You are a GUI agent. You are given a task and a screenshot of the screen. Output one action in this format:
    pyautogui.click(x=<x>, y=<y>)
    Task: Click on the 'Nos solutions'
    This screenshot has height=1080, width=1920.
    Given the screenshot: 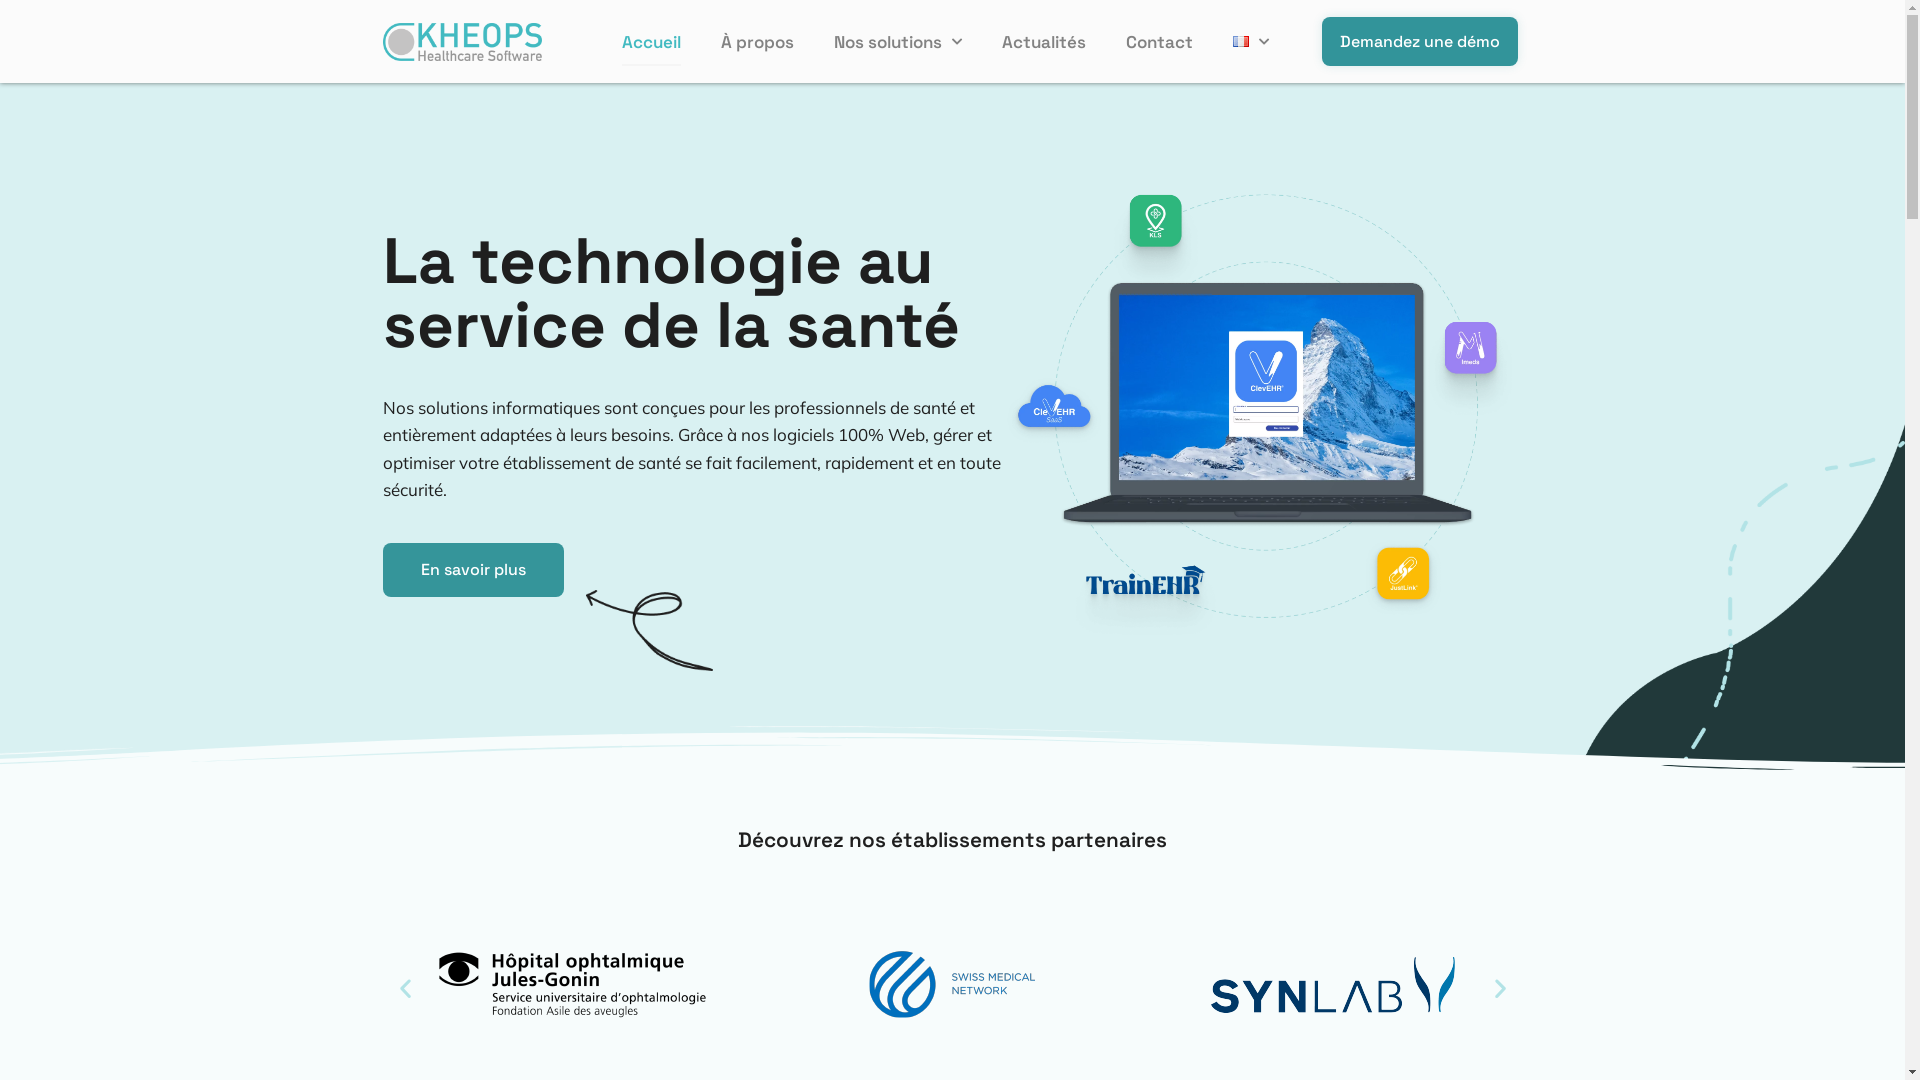 What is the action you would take?
    pyautogui.click(x=834, y=42)
    